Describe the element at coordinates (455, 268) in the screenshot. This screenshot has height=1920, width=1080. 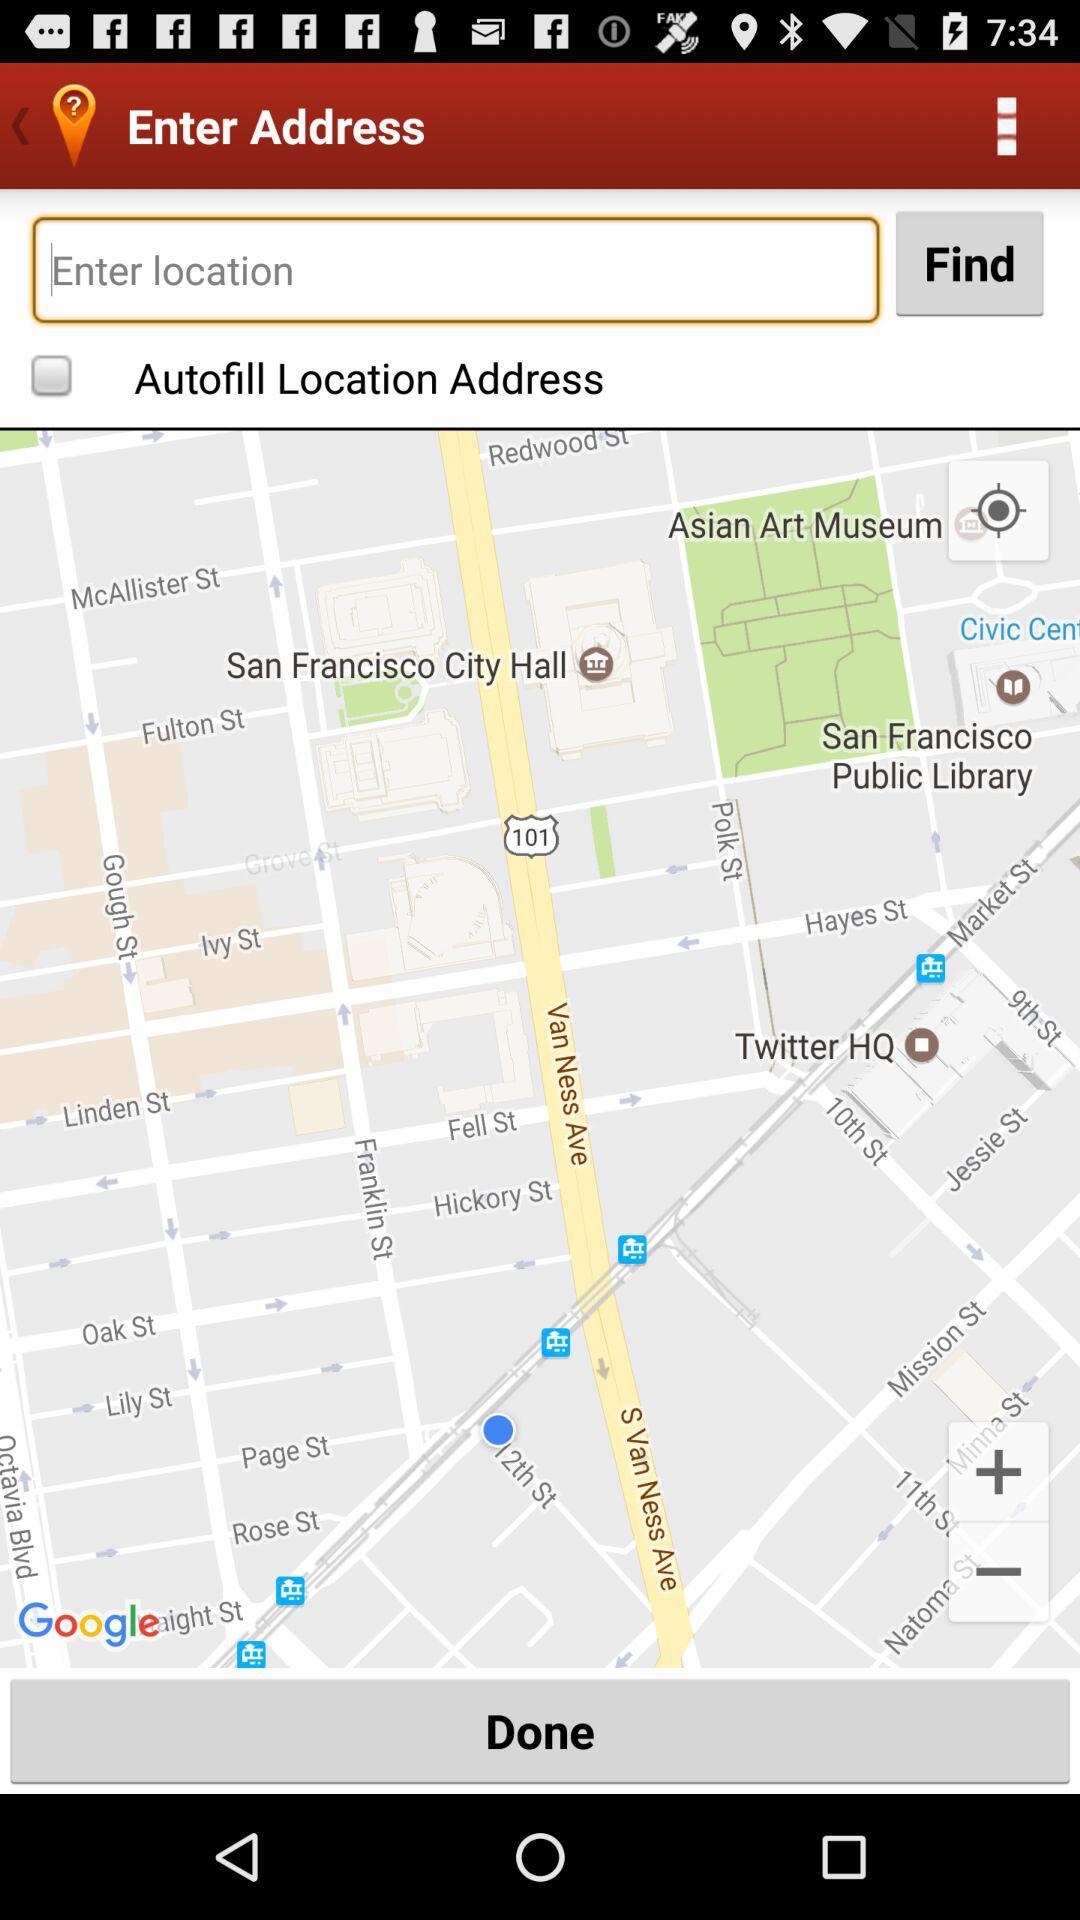
I see `the button next to the find` at that location.